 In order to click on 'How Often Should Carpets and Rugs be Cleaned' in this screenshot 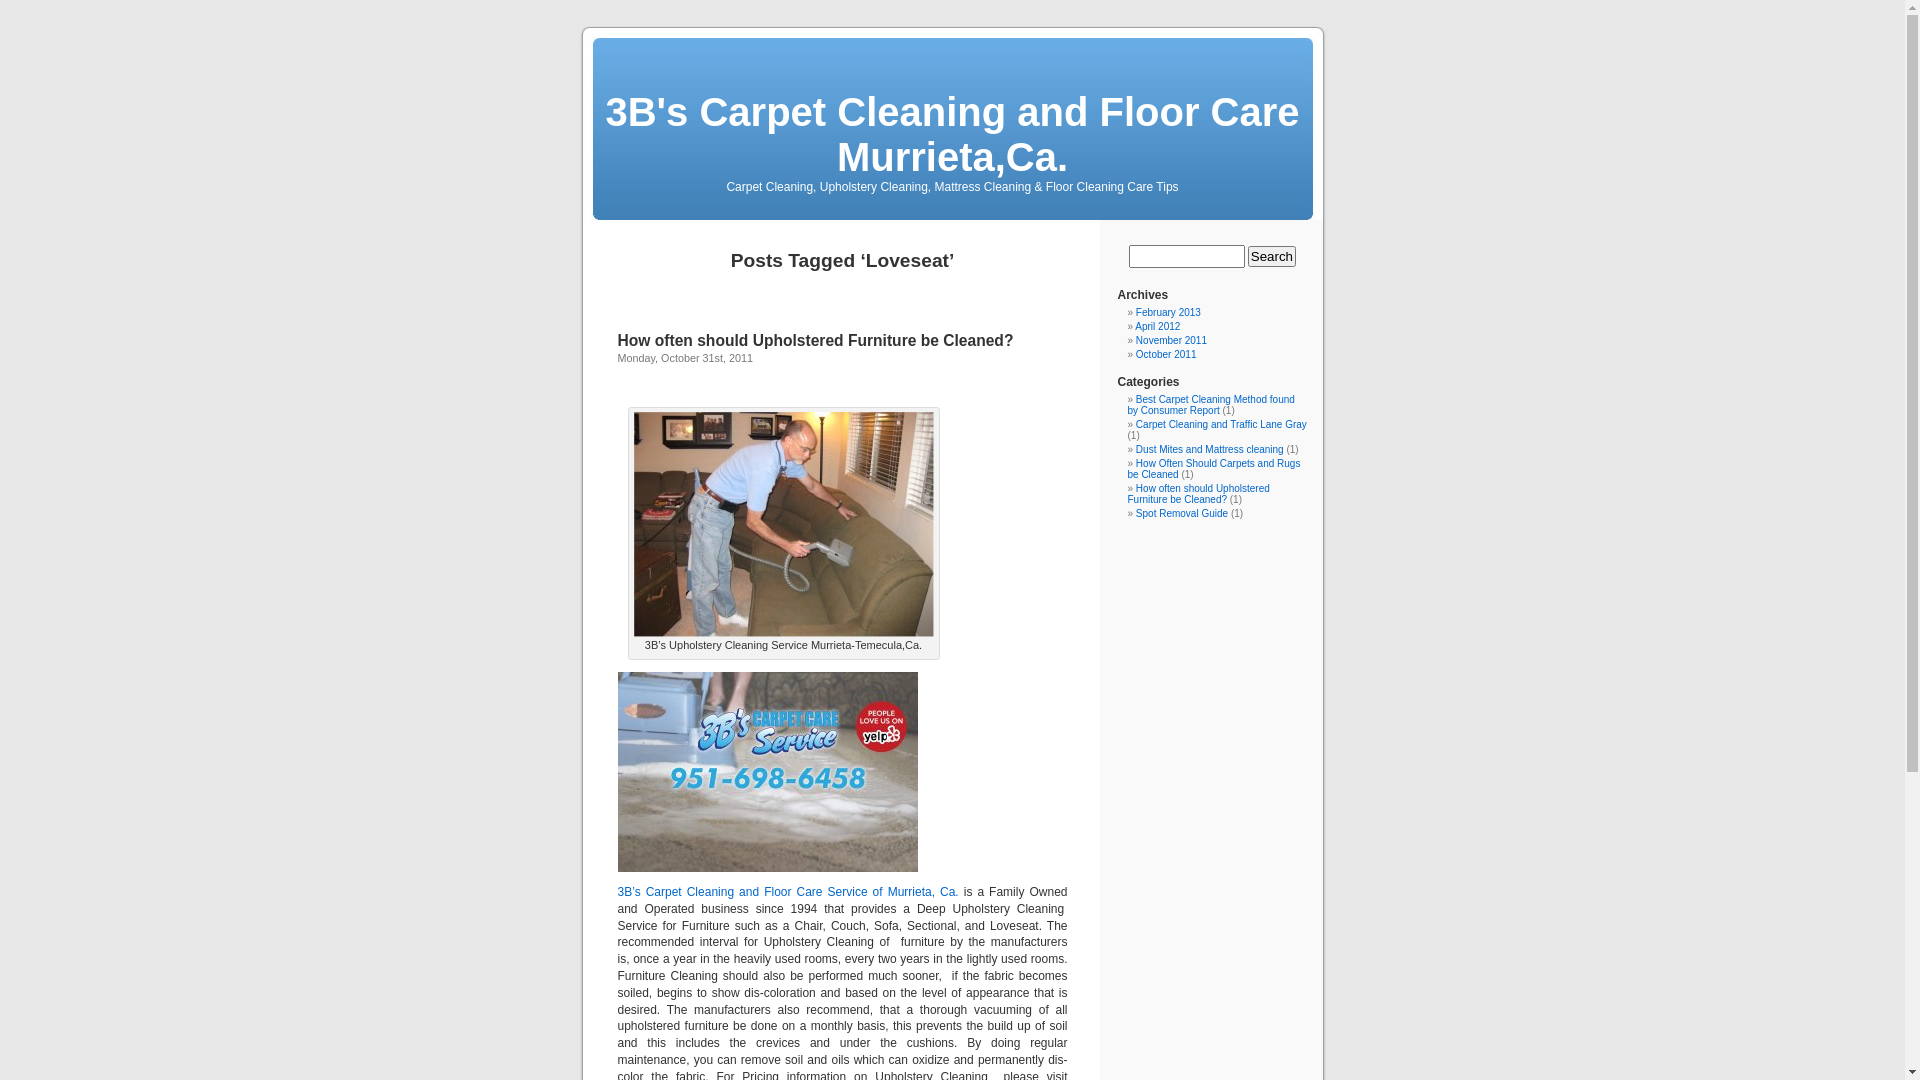, I will do `click(1213, 469)`.